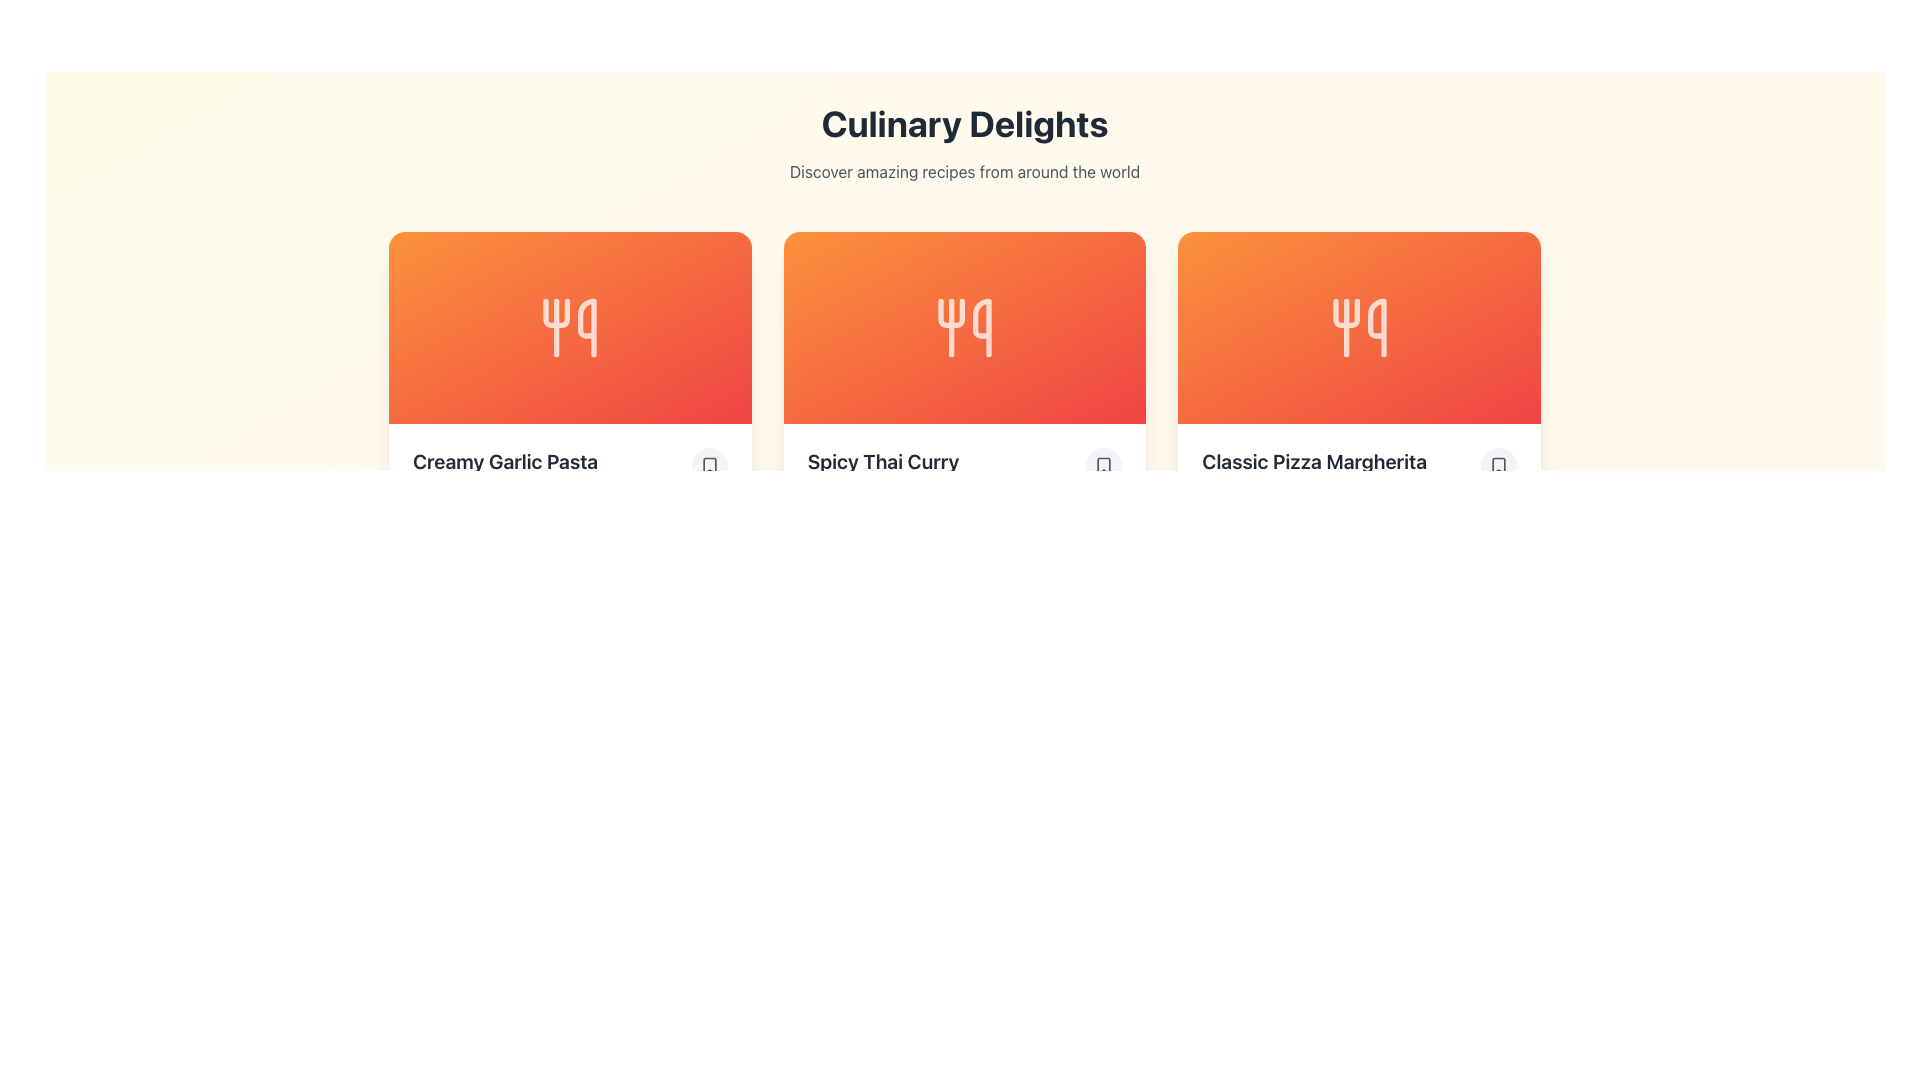 This screenshot has width=1920, height=1080. What do you see at coordinates (950, 313) in the screenshot?
I see `the appearance of the small vertical rectangular icon located in the orange-themed card labeled 'Spicy Thai Curry.'` at bounding box center [950, 313].